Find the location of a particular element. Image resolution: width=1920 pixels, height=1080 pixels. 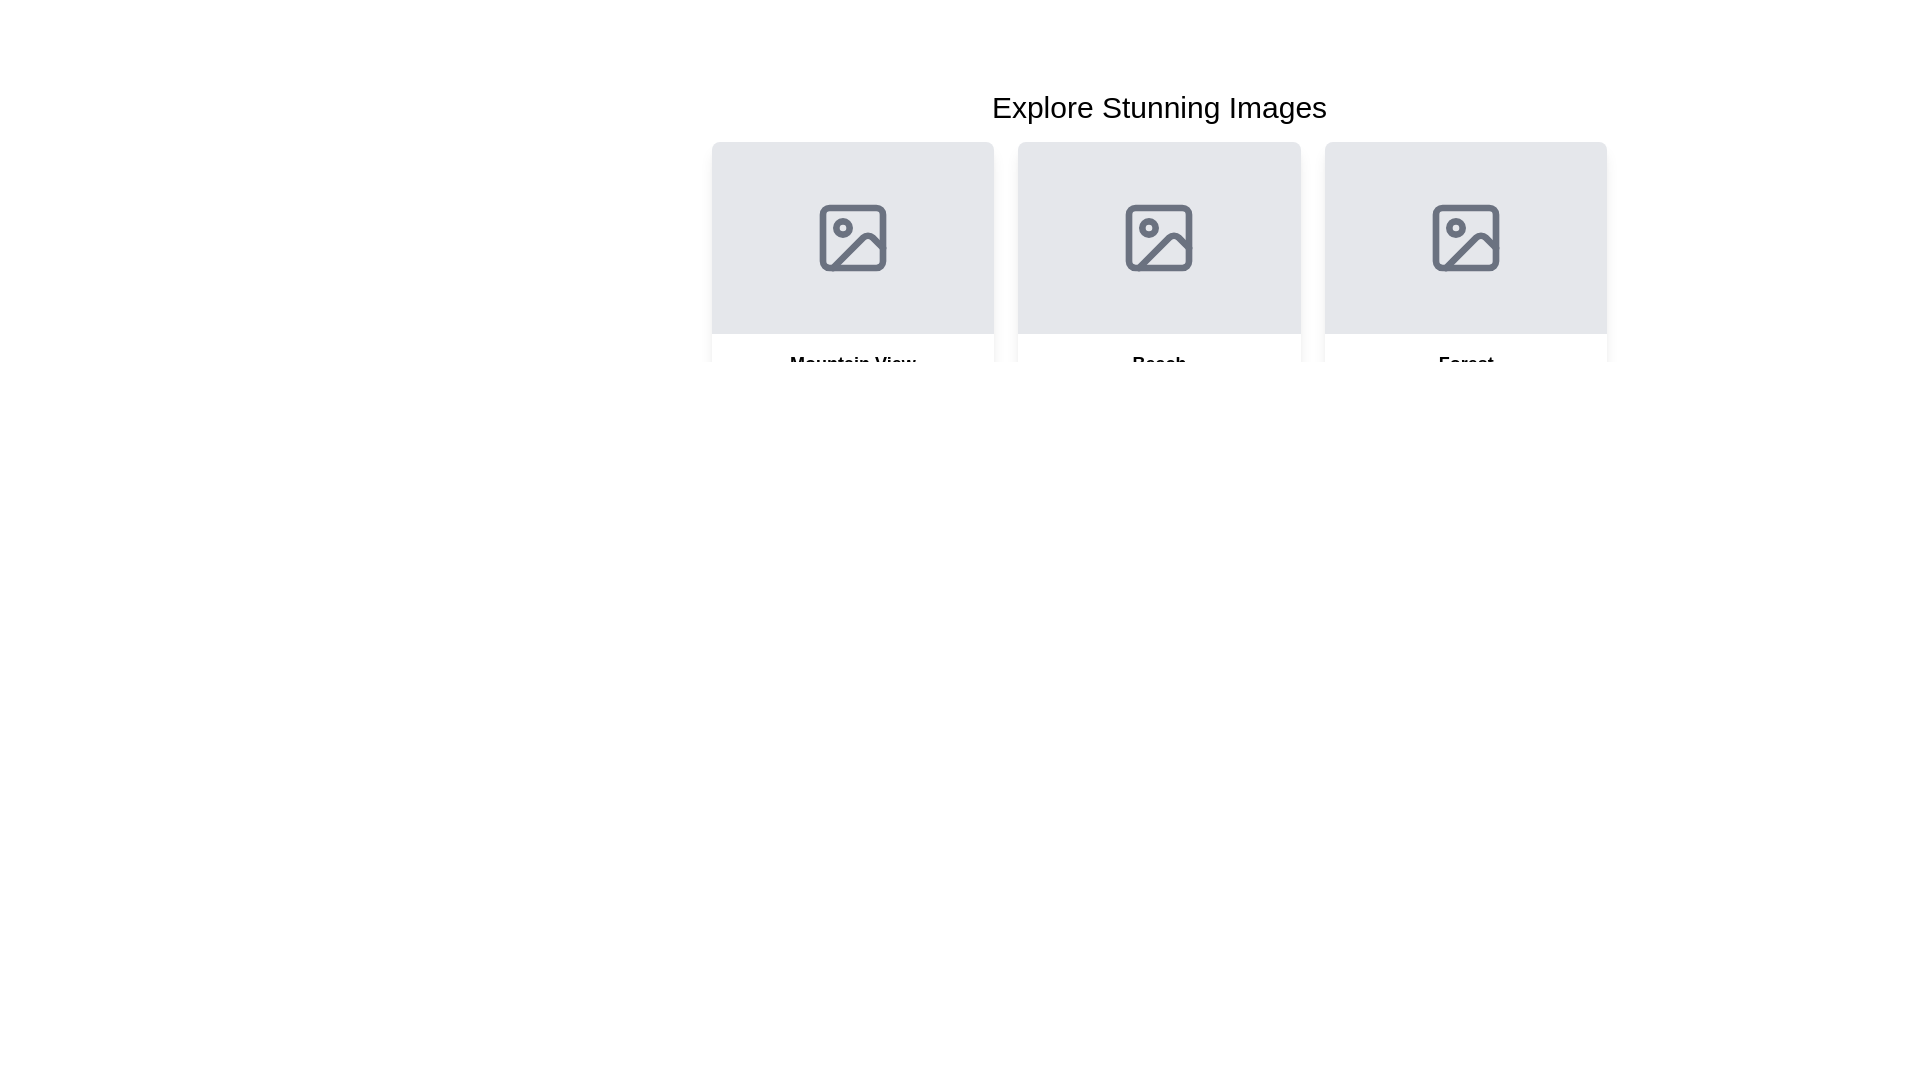

the first image placeholder element with a light gray background and an image outline icon is located at coordinates (852, 237).